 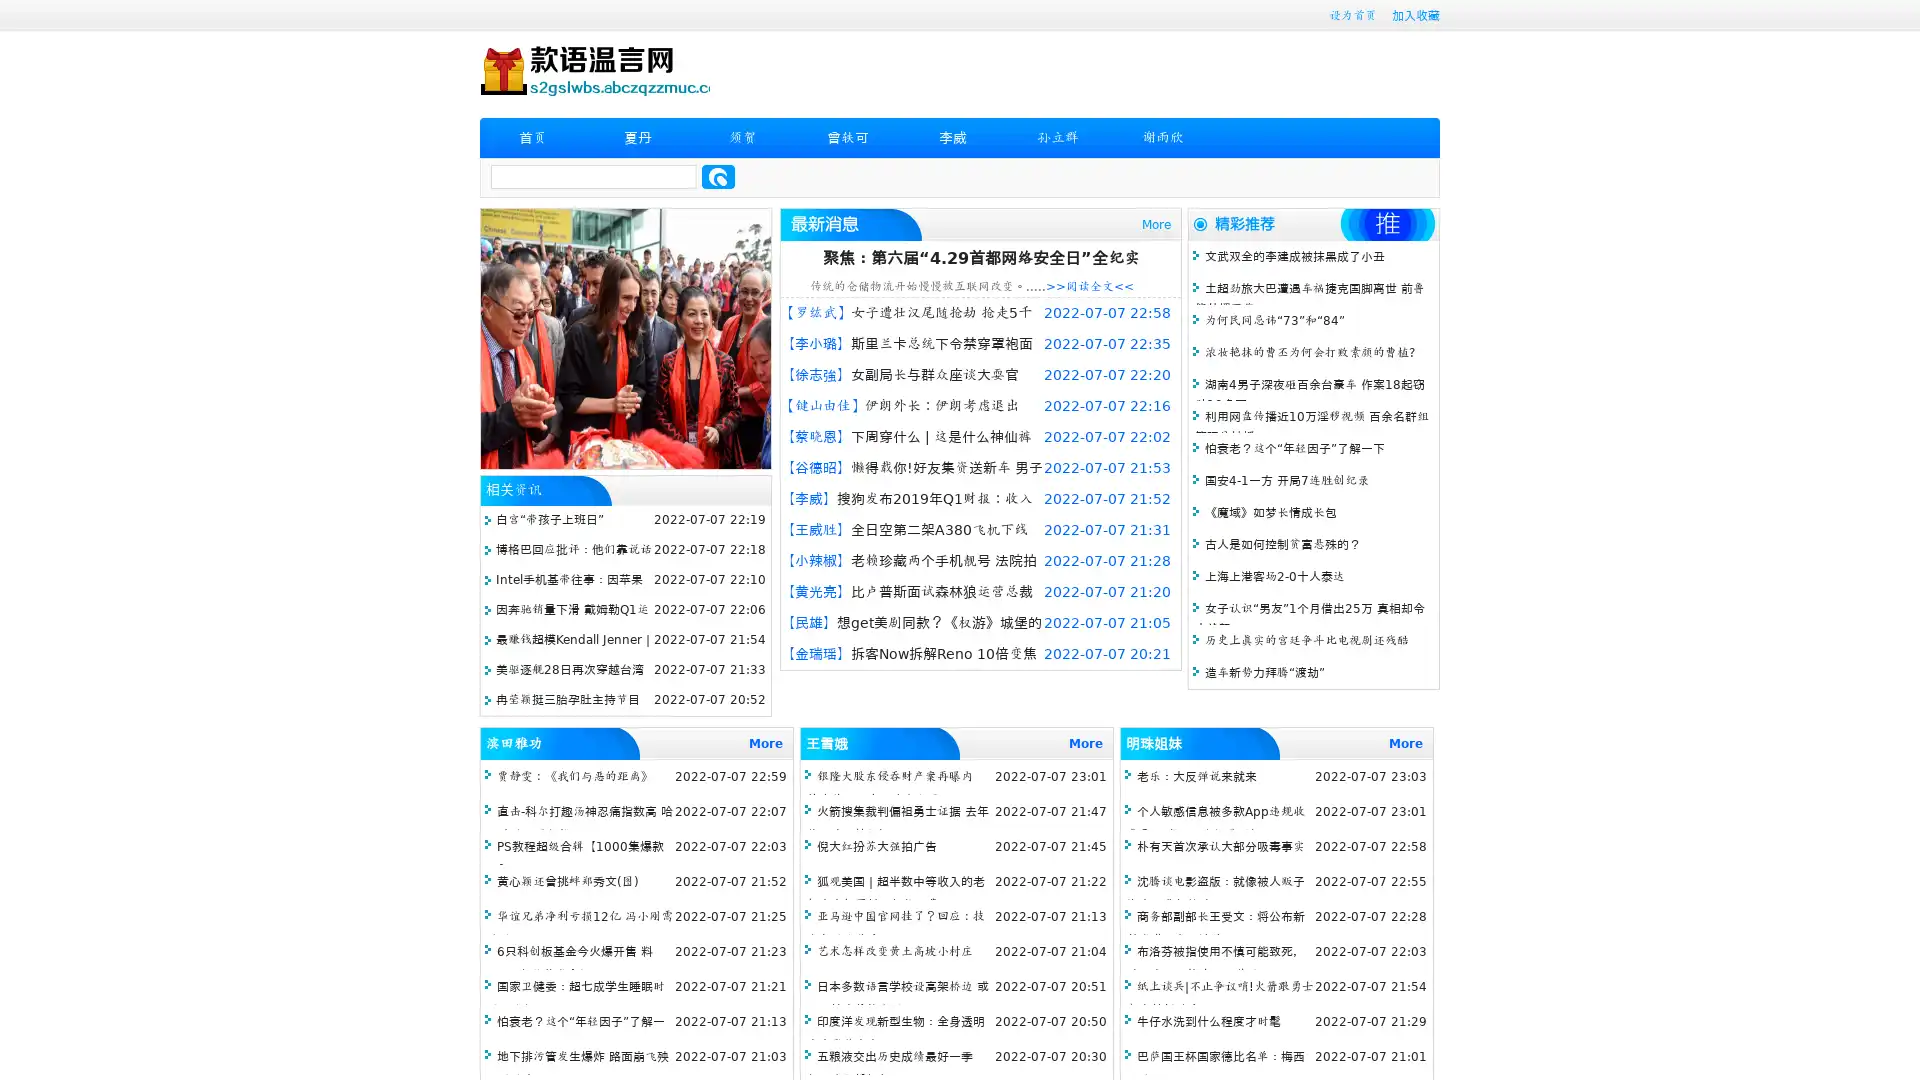 What do you see at coordinates (718, 176) in the screenshot?
I see `Search` at bounding box center [718, 176].